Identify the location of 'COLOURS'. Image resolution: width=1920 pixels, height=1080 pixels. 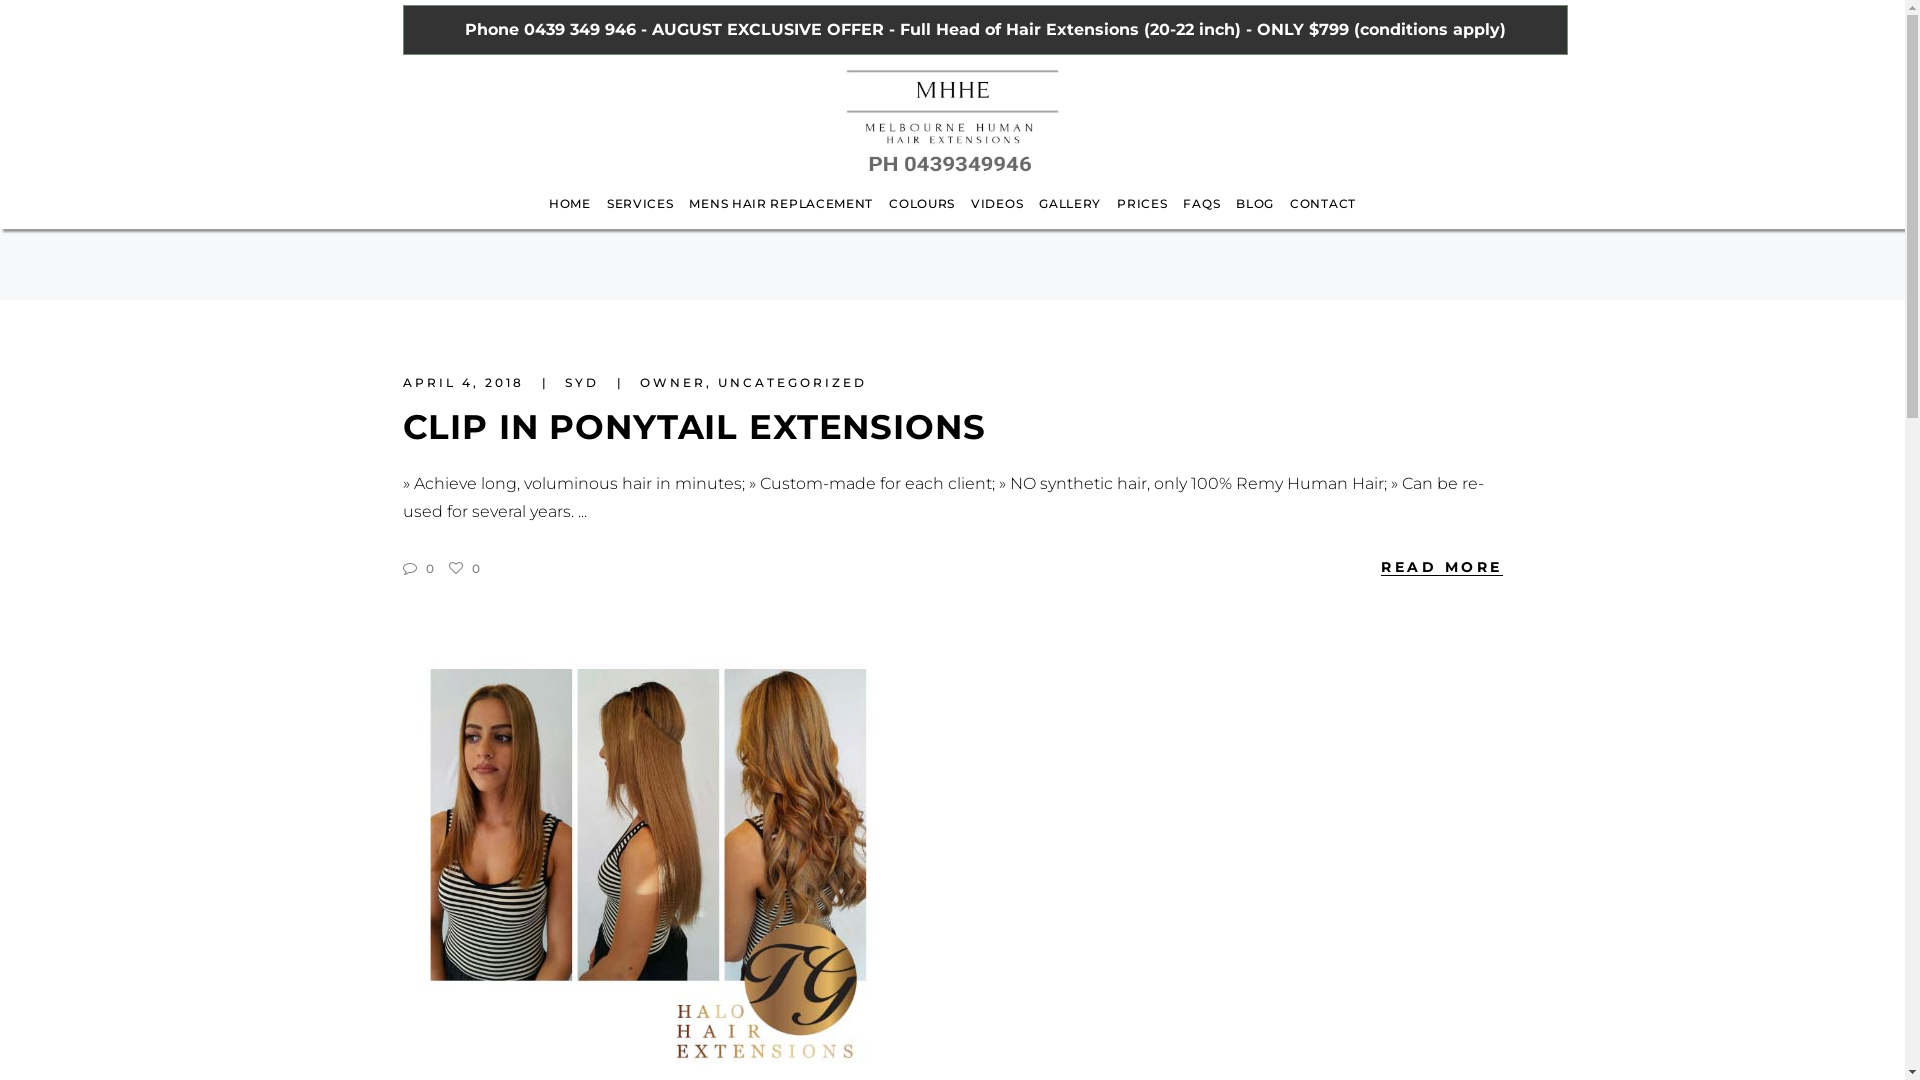
(920, 216).